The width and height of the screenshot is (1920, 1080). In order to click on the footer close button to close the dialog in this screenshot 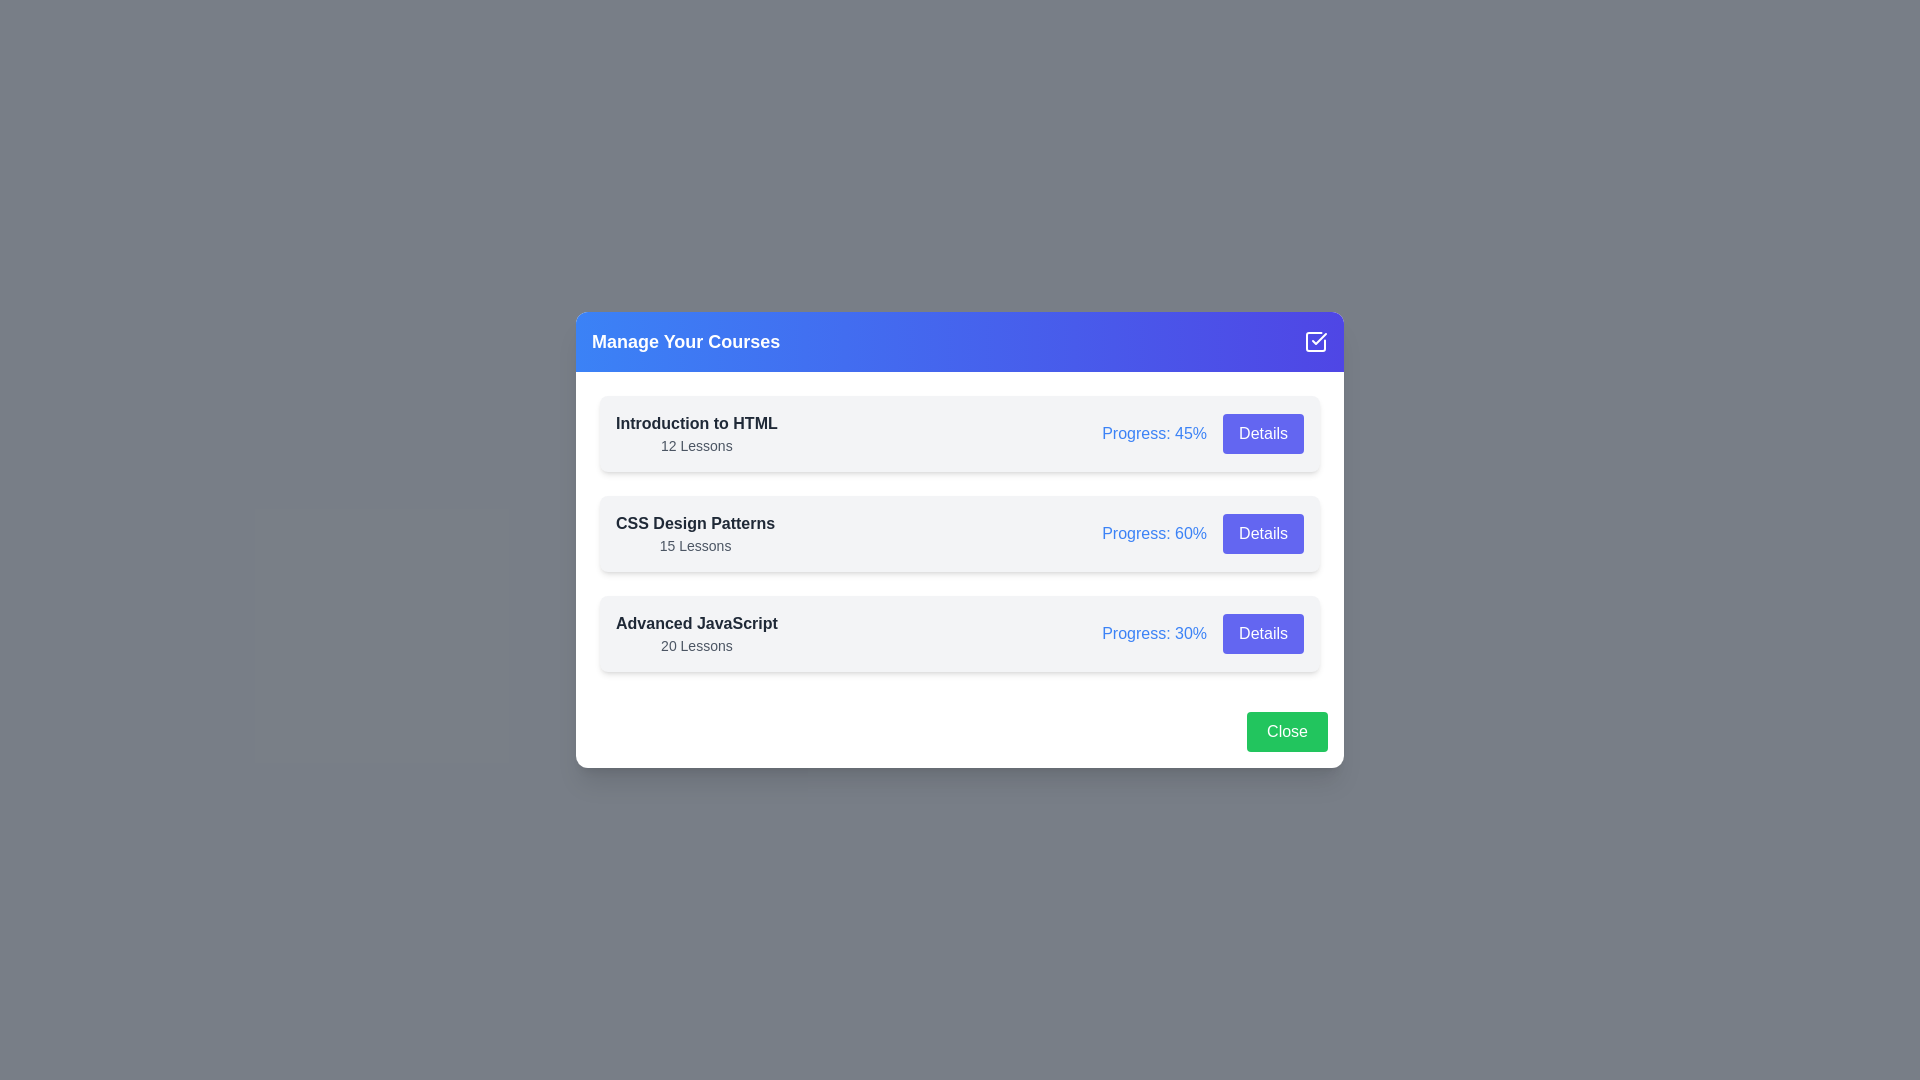, I will do `click(1287, 732)`.